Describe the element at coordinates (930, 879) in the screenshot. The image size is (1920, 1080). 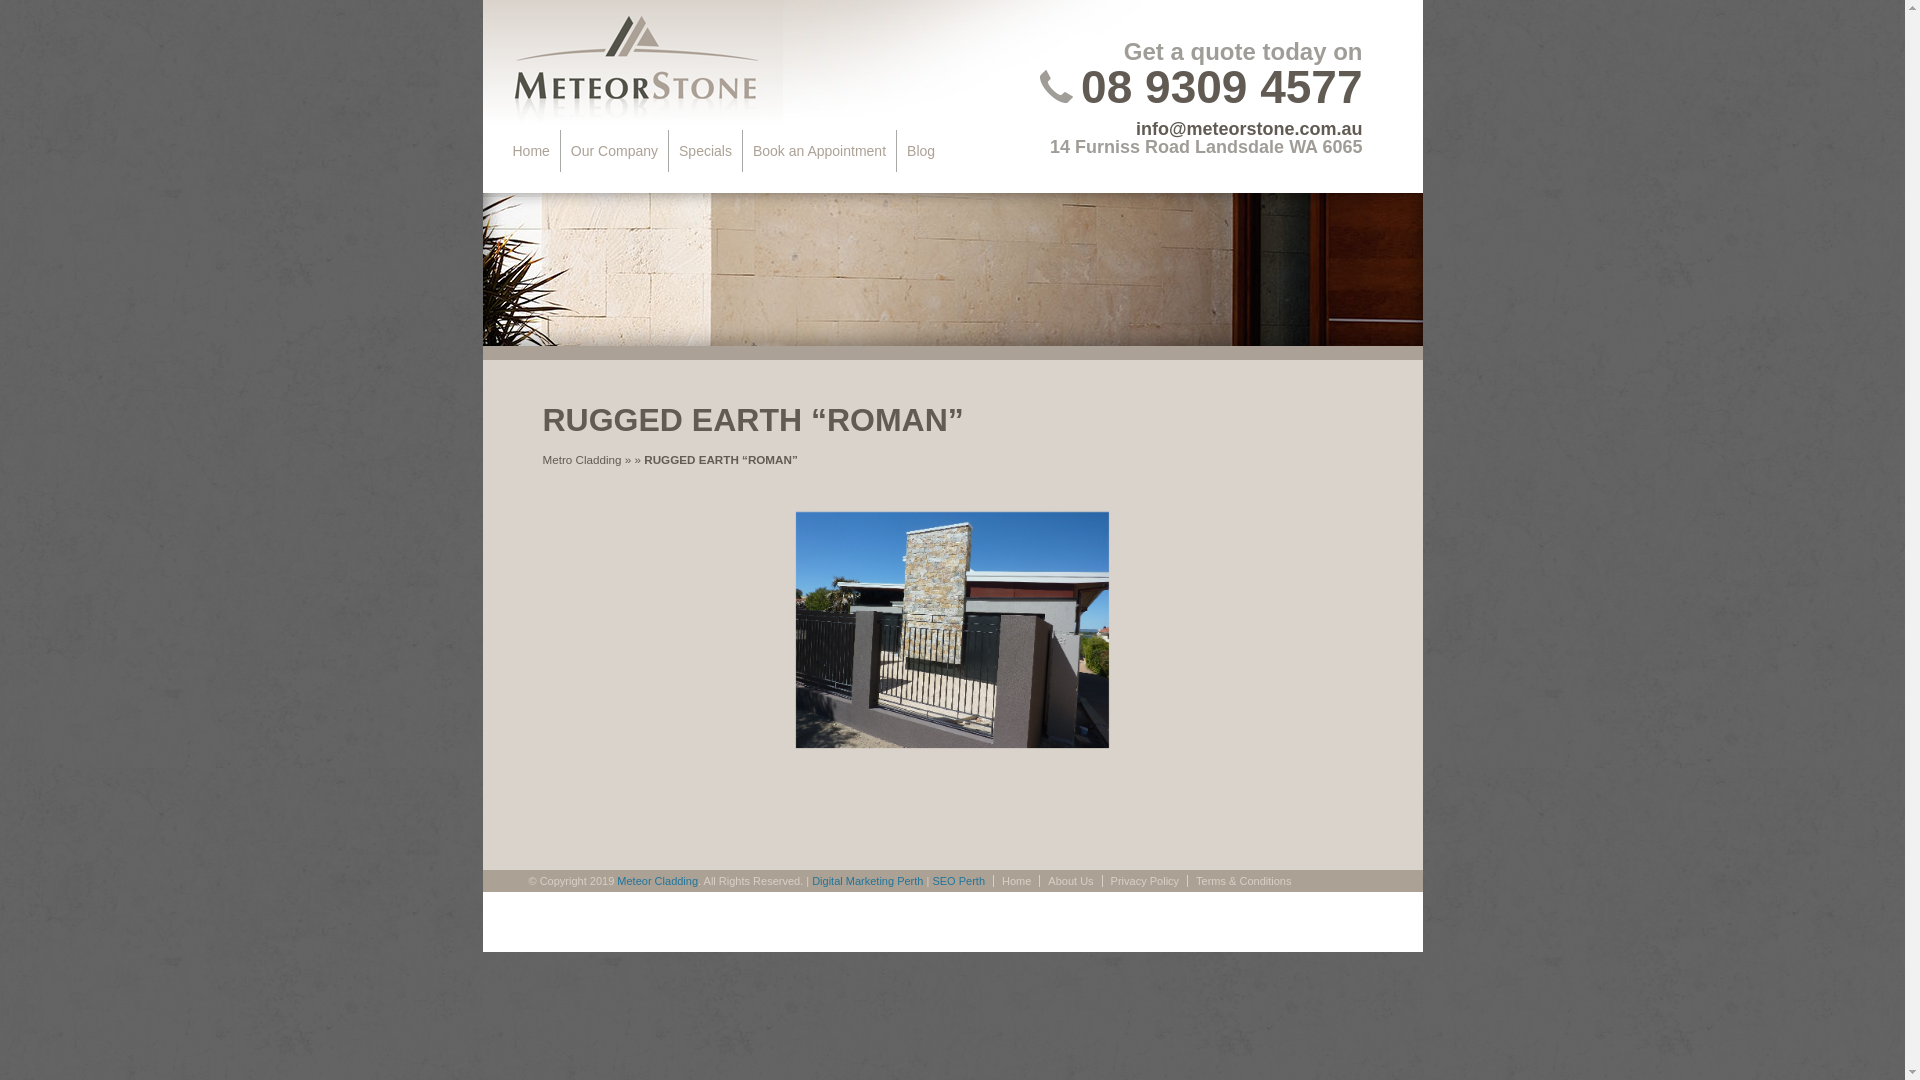
I see `'SEO Perth'` at that location.